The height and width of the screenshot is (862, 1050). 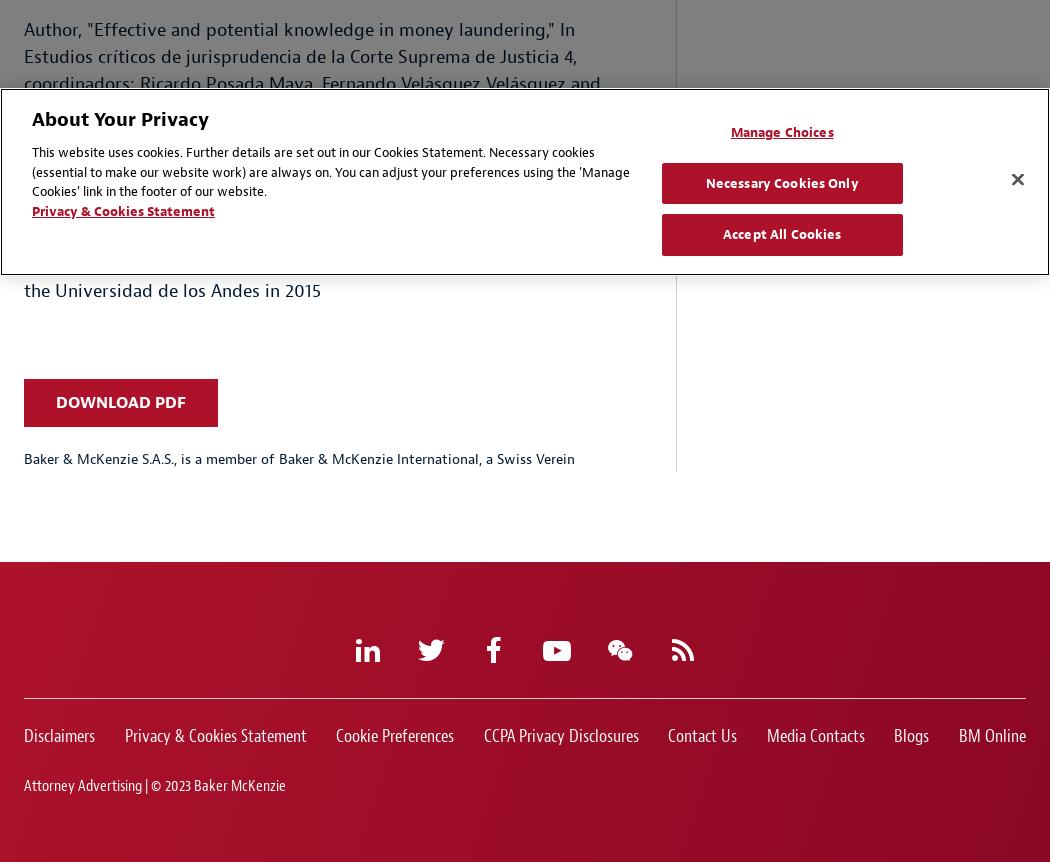 I want to click on 'Media Contacts', so click(x=814, y=735).